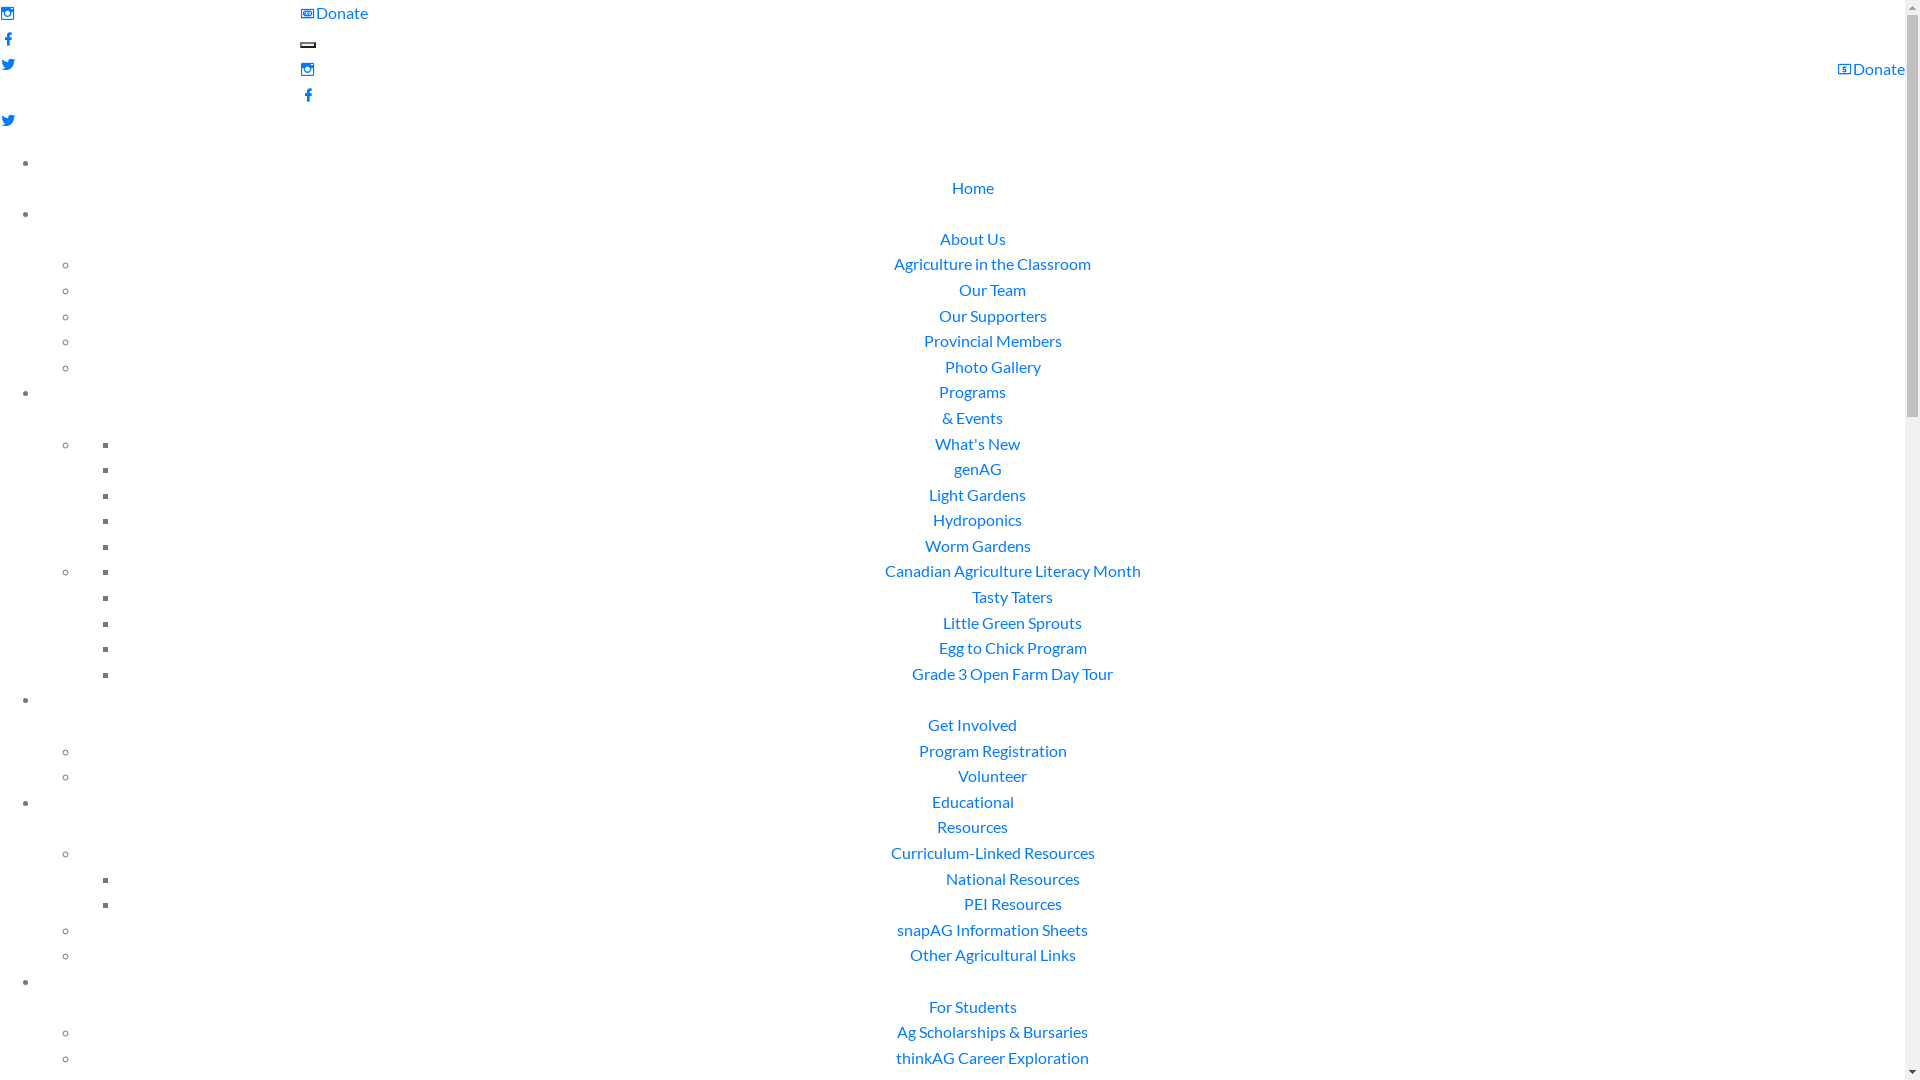  Describe the element at coordinates (992, 1031) in the screenshot. I see `'Ag Scholarships & Bursaries'` at that location.